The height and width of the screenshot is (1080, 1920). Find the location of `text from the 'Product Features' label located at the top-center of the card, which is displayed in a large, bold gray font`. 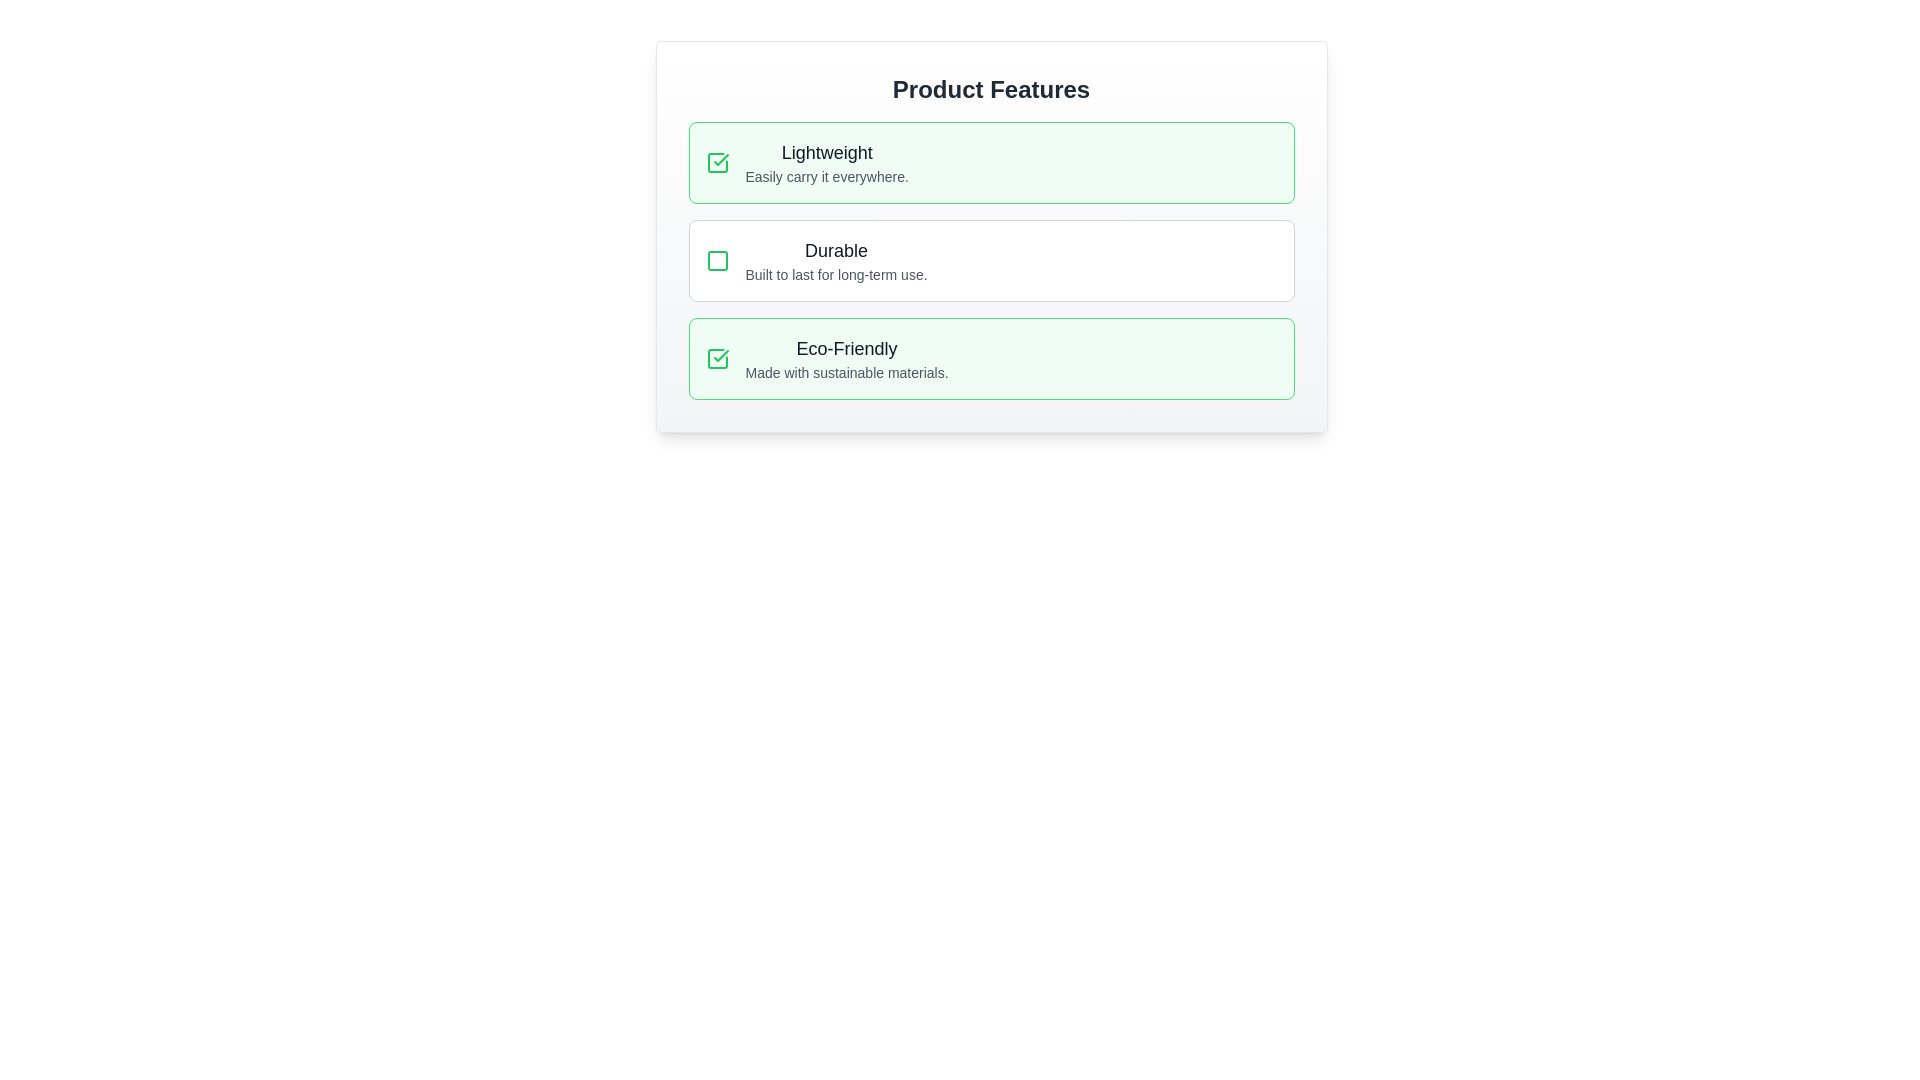

text from the 'Product Features' label located at the top-center of the card, which is displayed in a large, bold gray font is located at coordinates (991, 88).